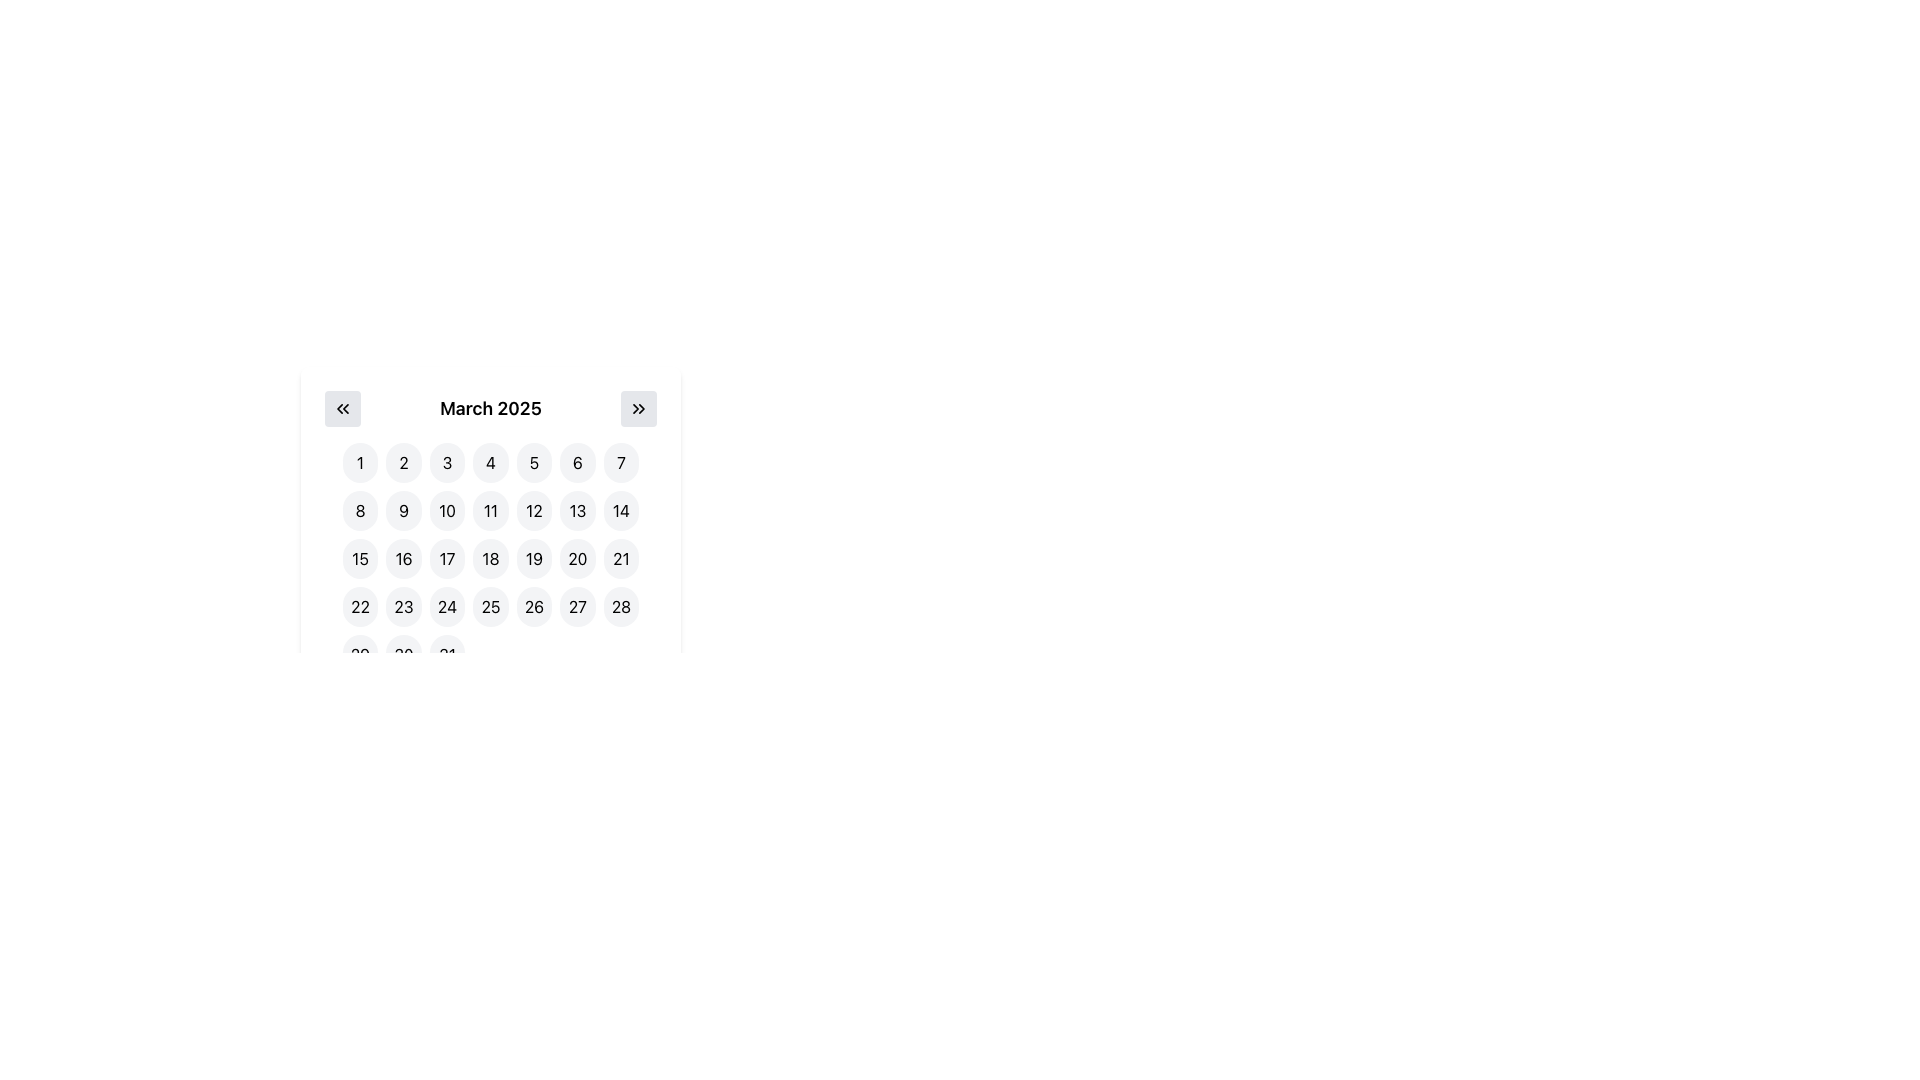 The height and width of the screenshot is (1080, 1920). What do you see at coordinates (342, 407) in the screenshot?
I see `the button that navigates to the previous year's calendar display, located at the top-left corner of the interface next to the calendar title 'March 2025'` at bounding box center [342, 407].